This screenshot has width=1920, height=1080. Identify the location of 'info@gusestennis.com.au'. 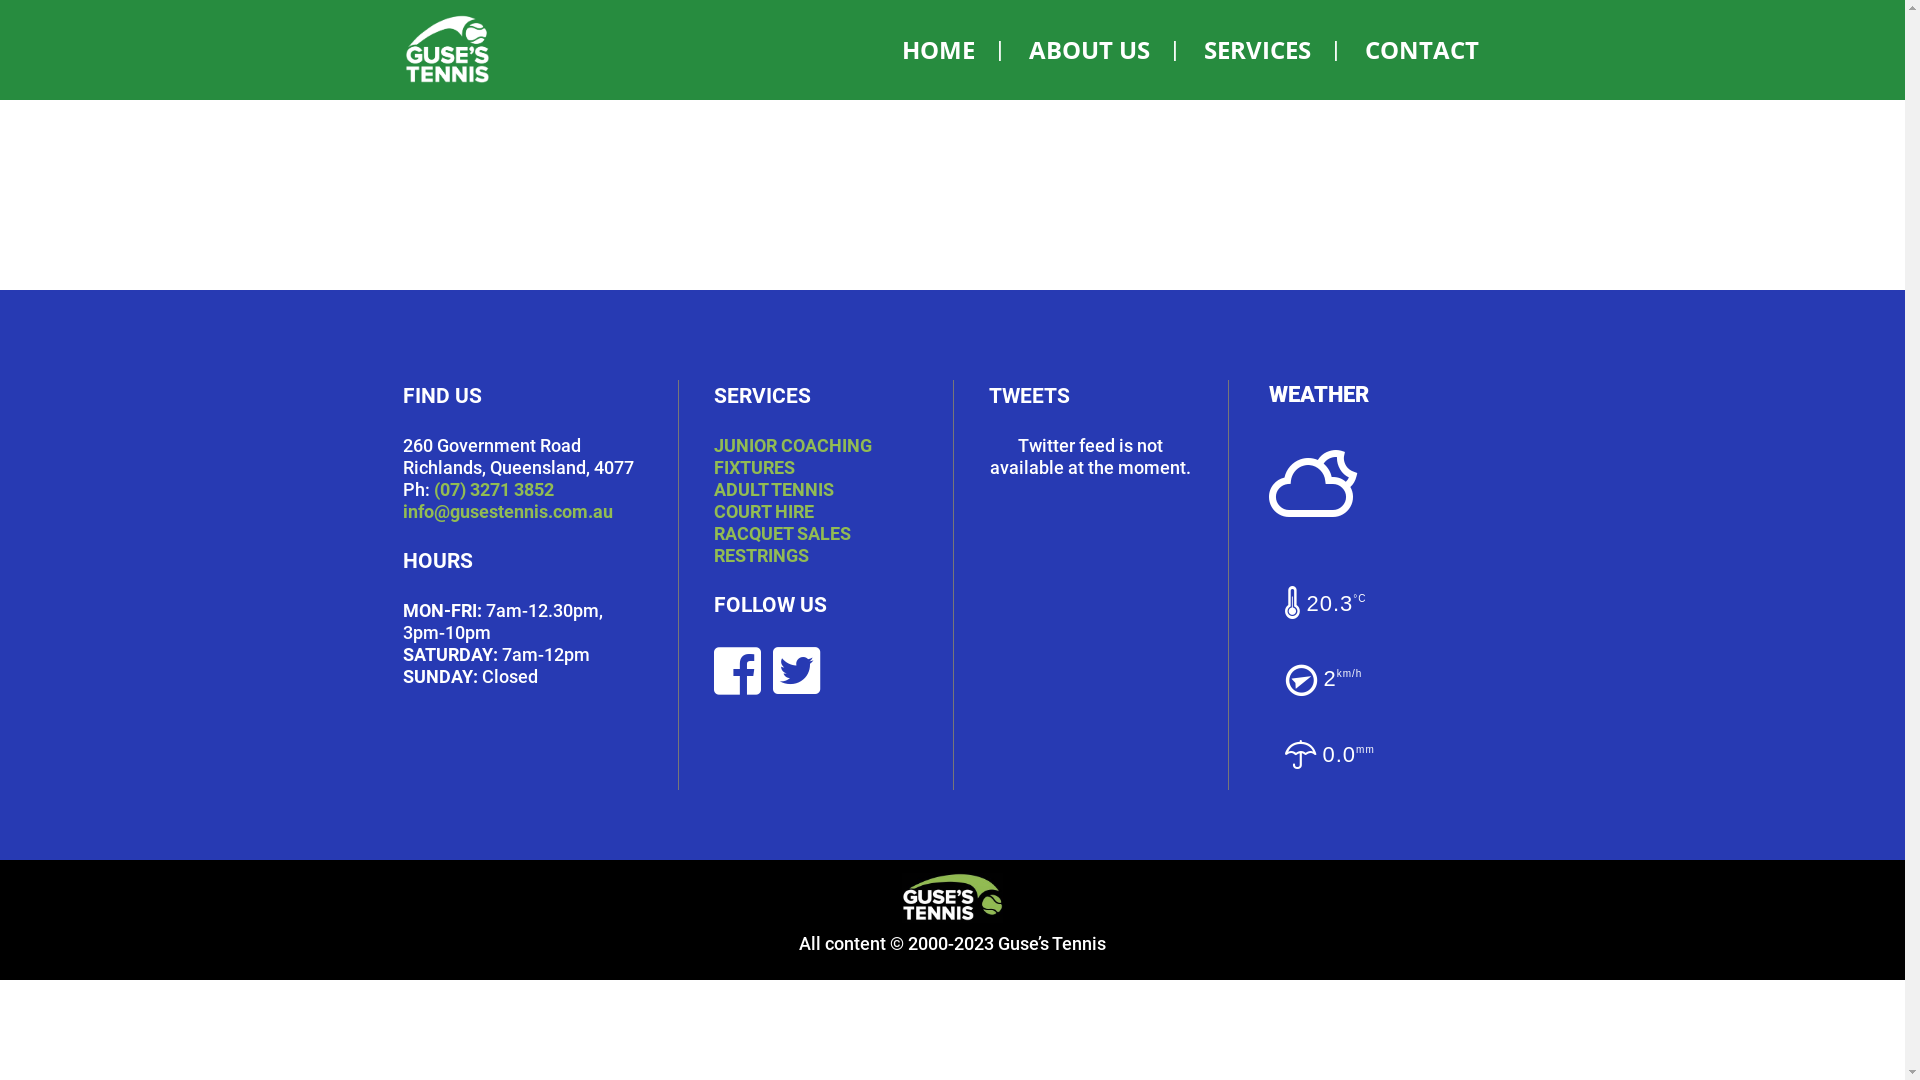
(507, 510).